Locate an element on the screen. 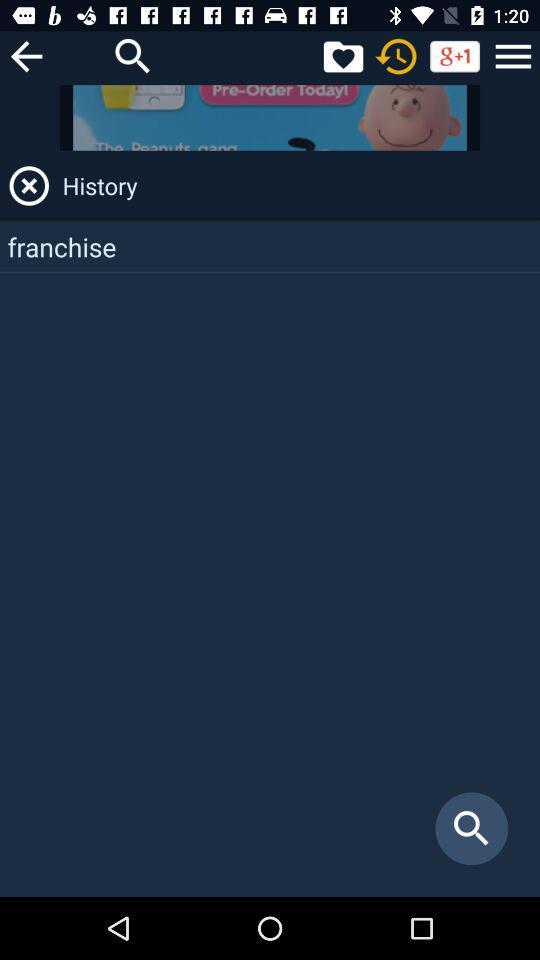  open favorites is located at coordinates (342, 55).